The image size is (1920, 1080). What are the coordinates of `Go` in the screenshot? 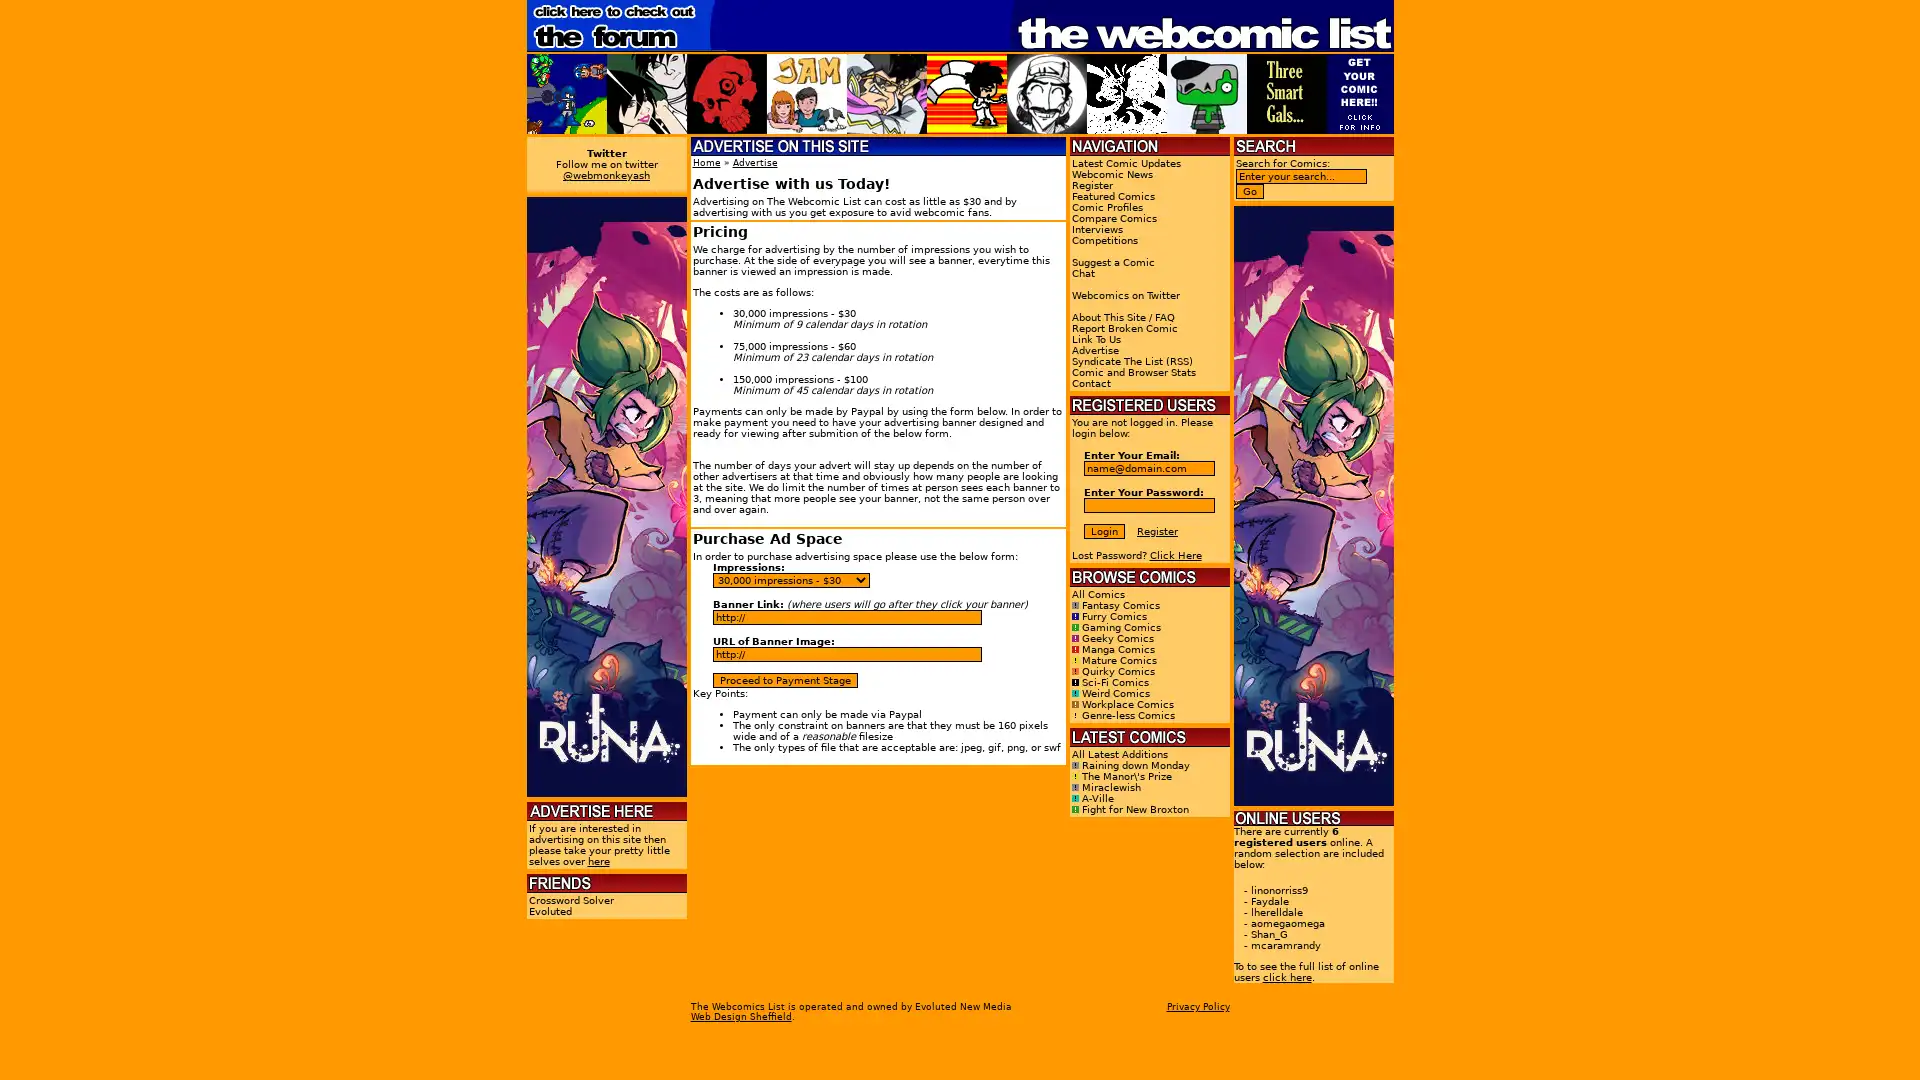 It's located at (1247, 191).